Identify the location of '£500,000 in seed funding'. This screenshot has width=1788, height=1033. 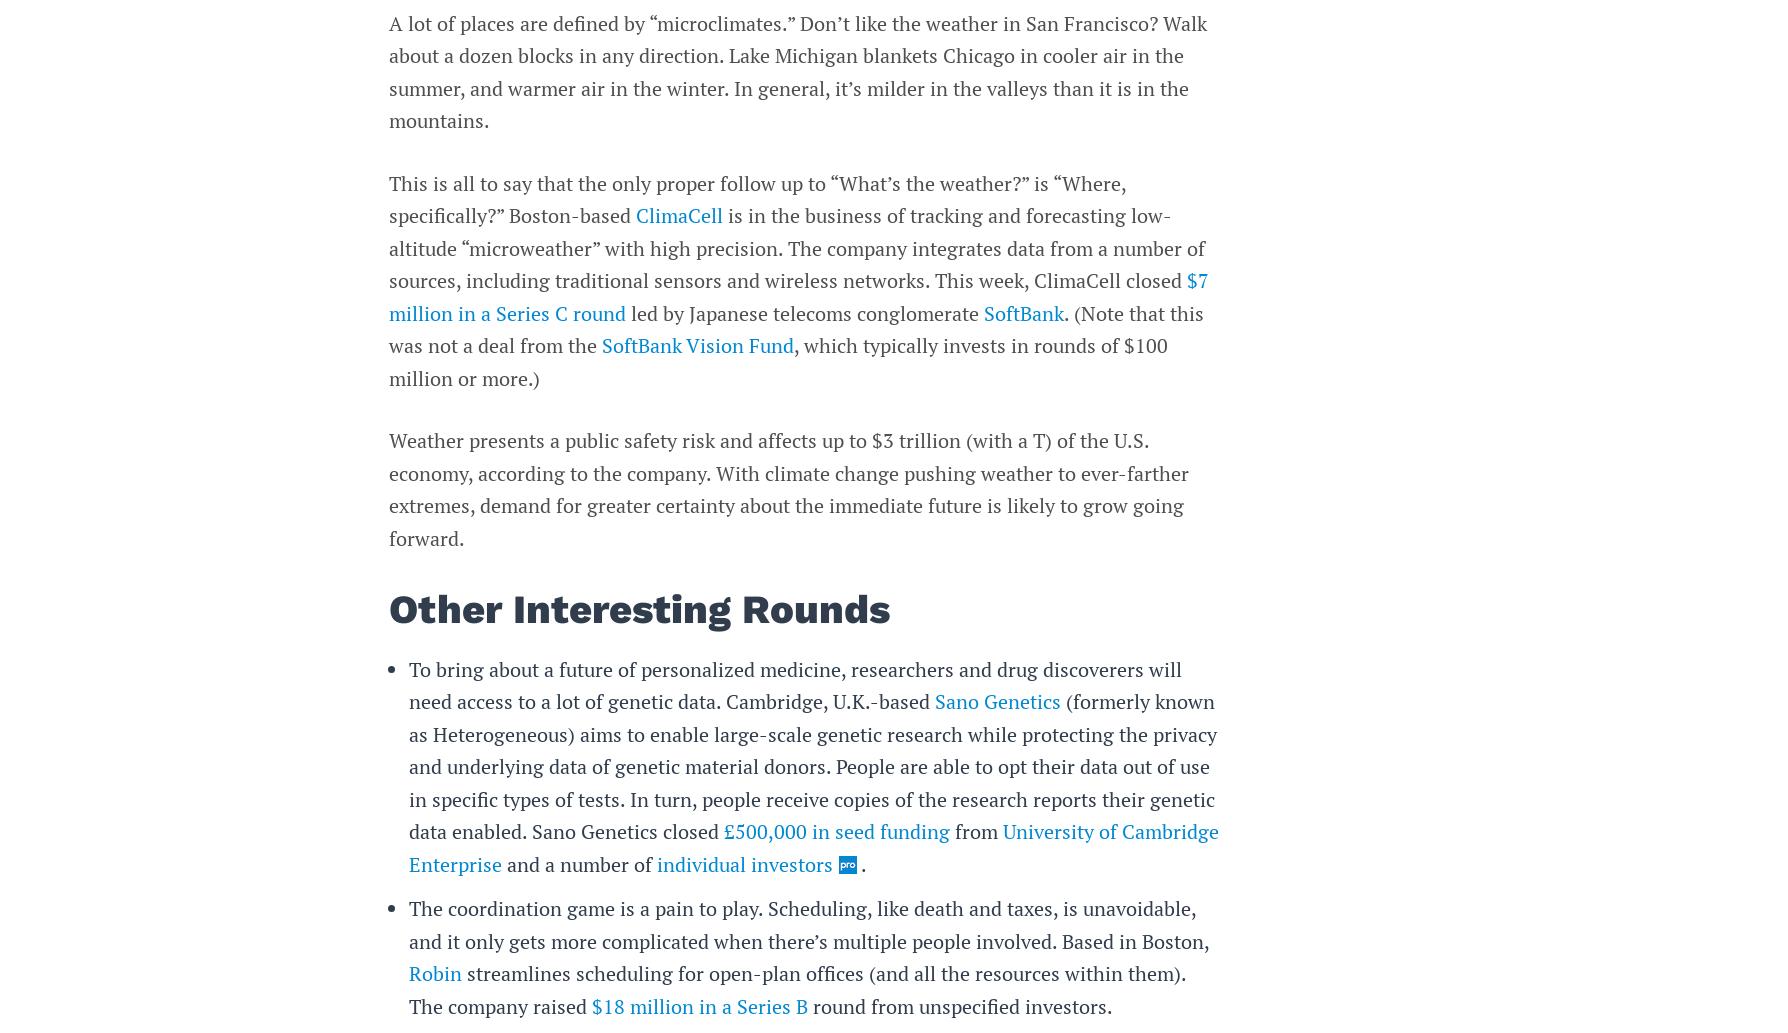
(835, 831).